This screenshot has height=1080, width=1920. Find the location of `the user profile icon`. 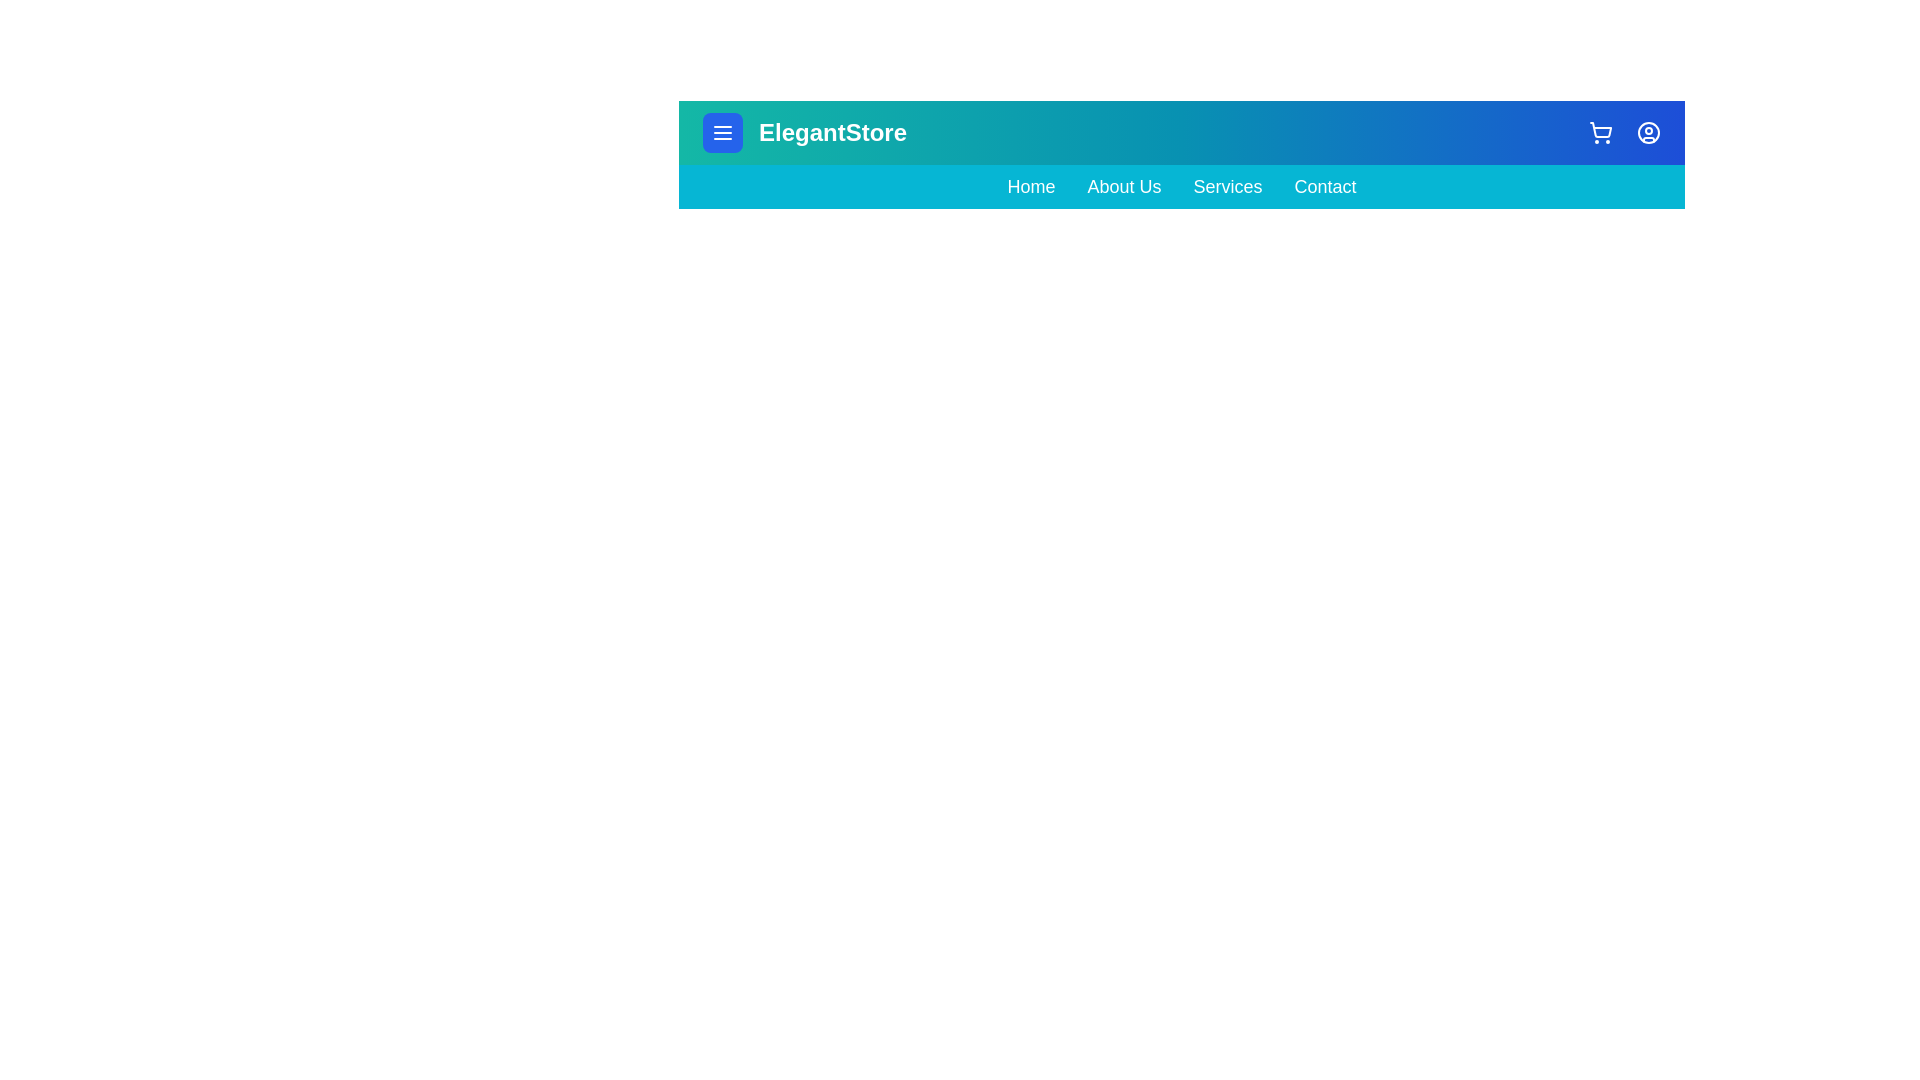

the user profile icon is located at coordinates (1649, 132).